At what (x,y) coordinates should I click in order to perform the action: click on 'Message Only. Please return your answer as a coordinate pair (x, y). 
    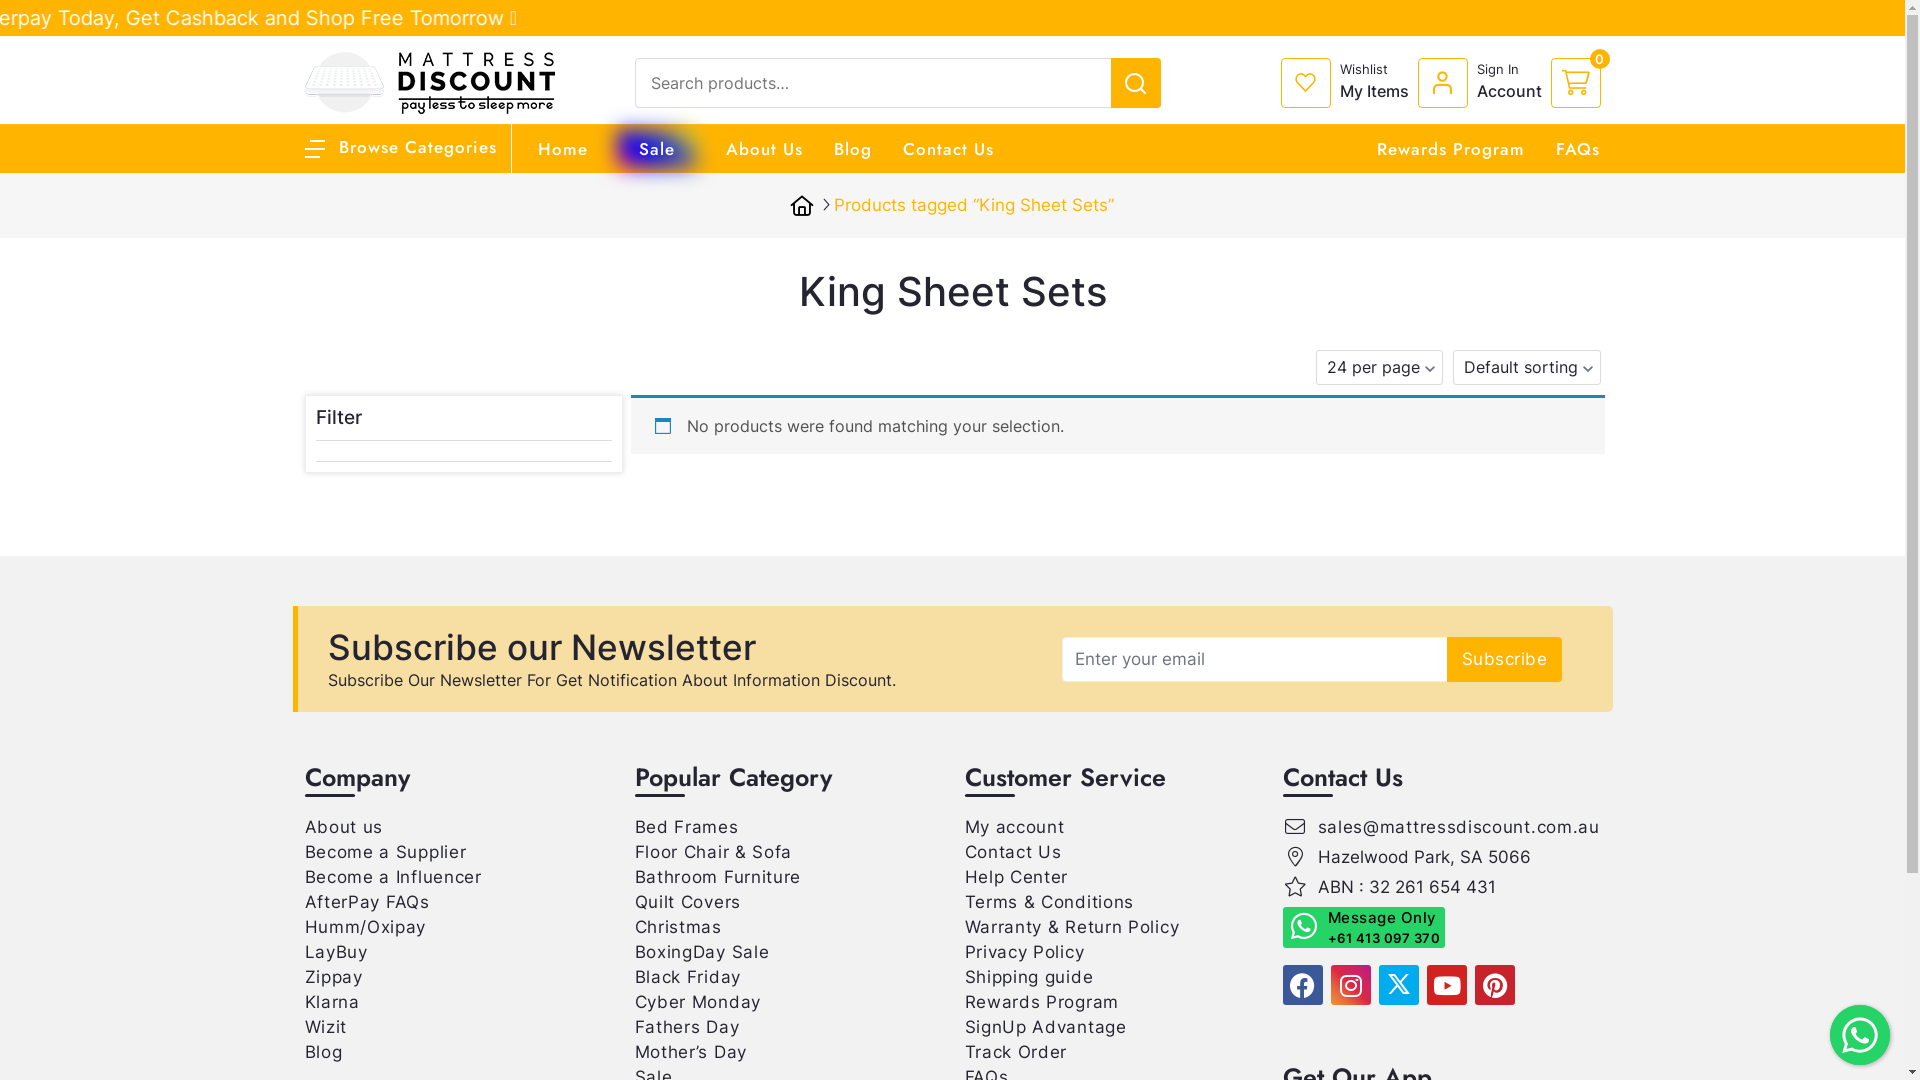
    Looking at the image, I should click on (1362, 927).